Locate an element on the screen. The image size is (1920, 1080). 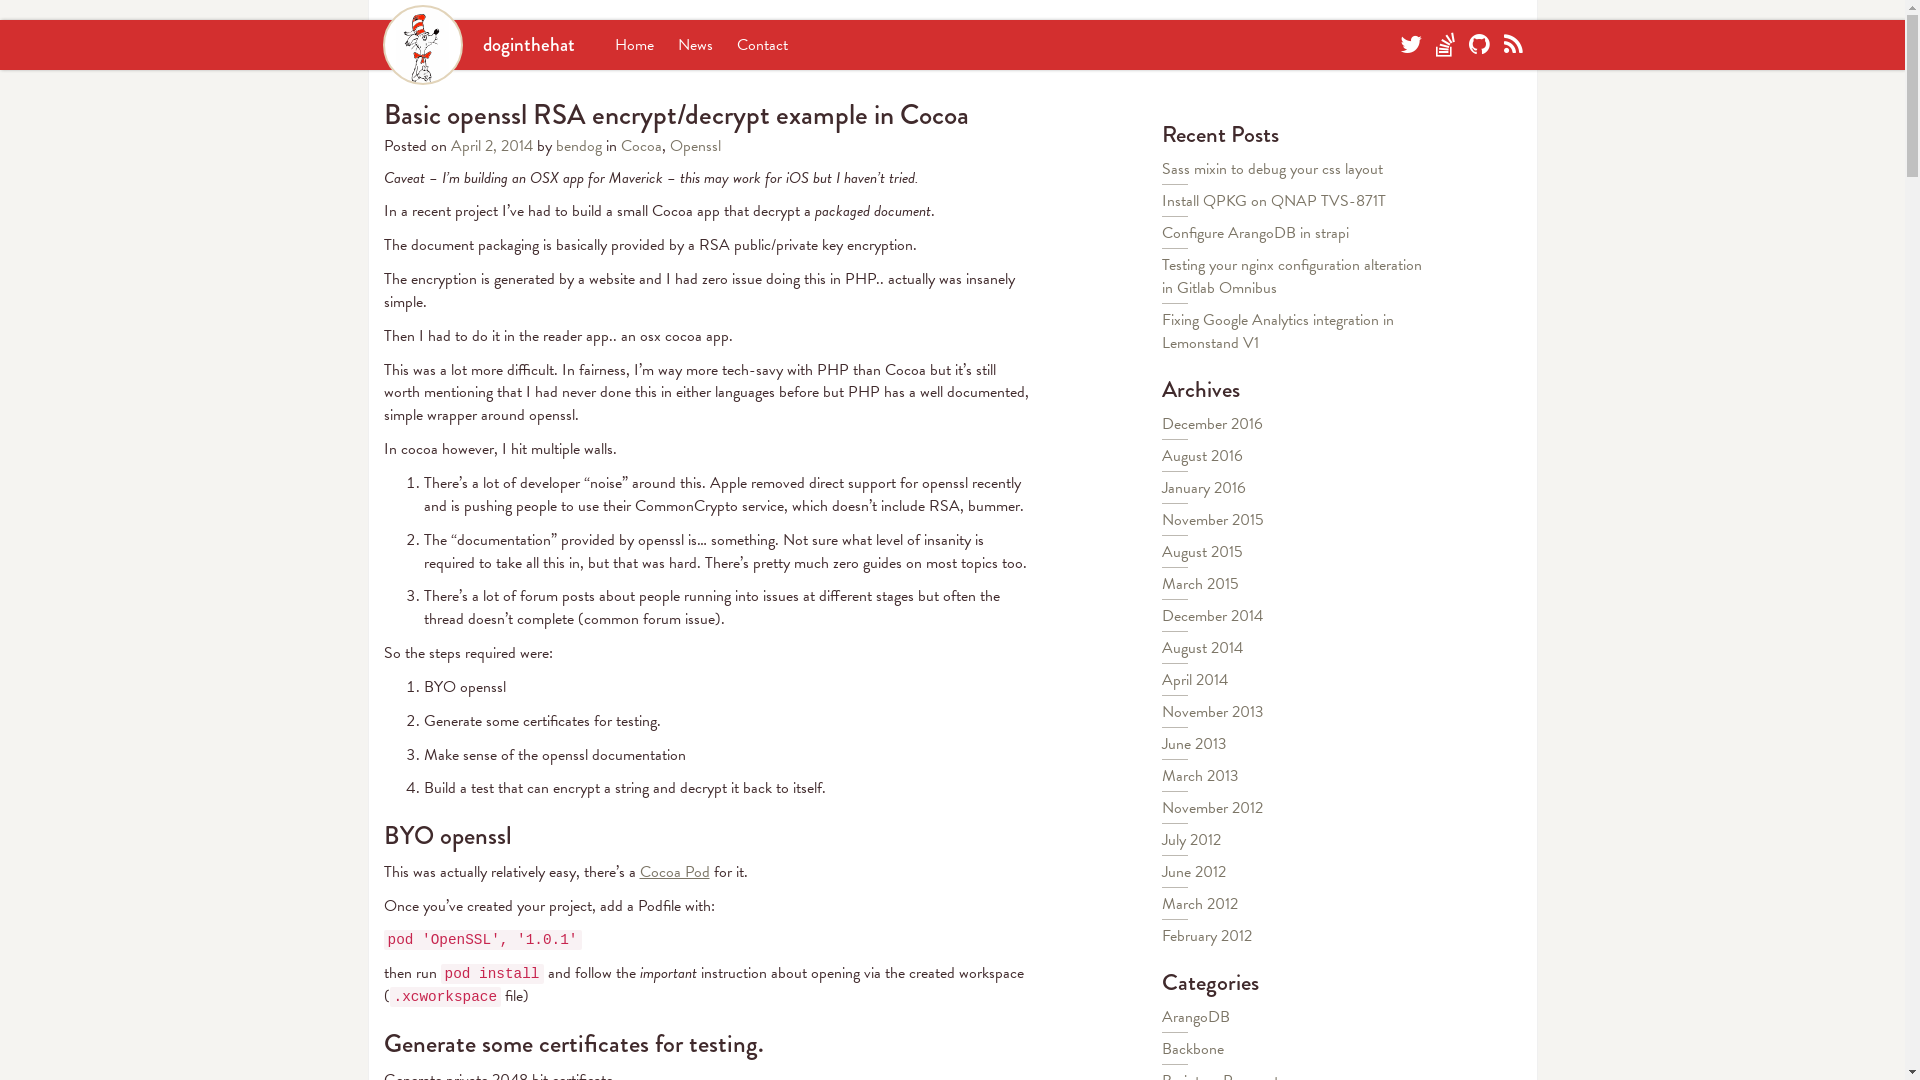
'April 2, 2014' is located at coordinates (493, 145).